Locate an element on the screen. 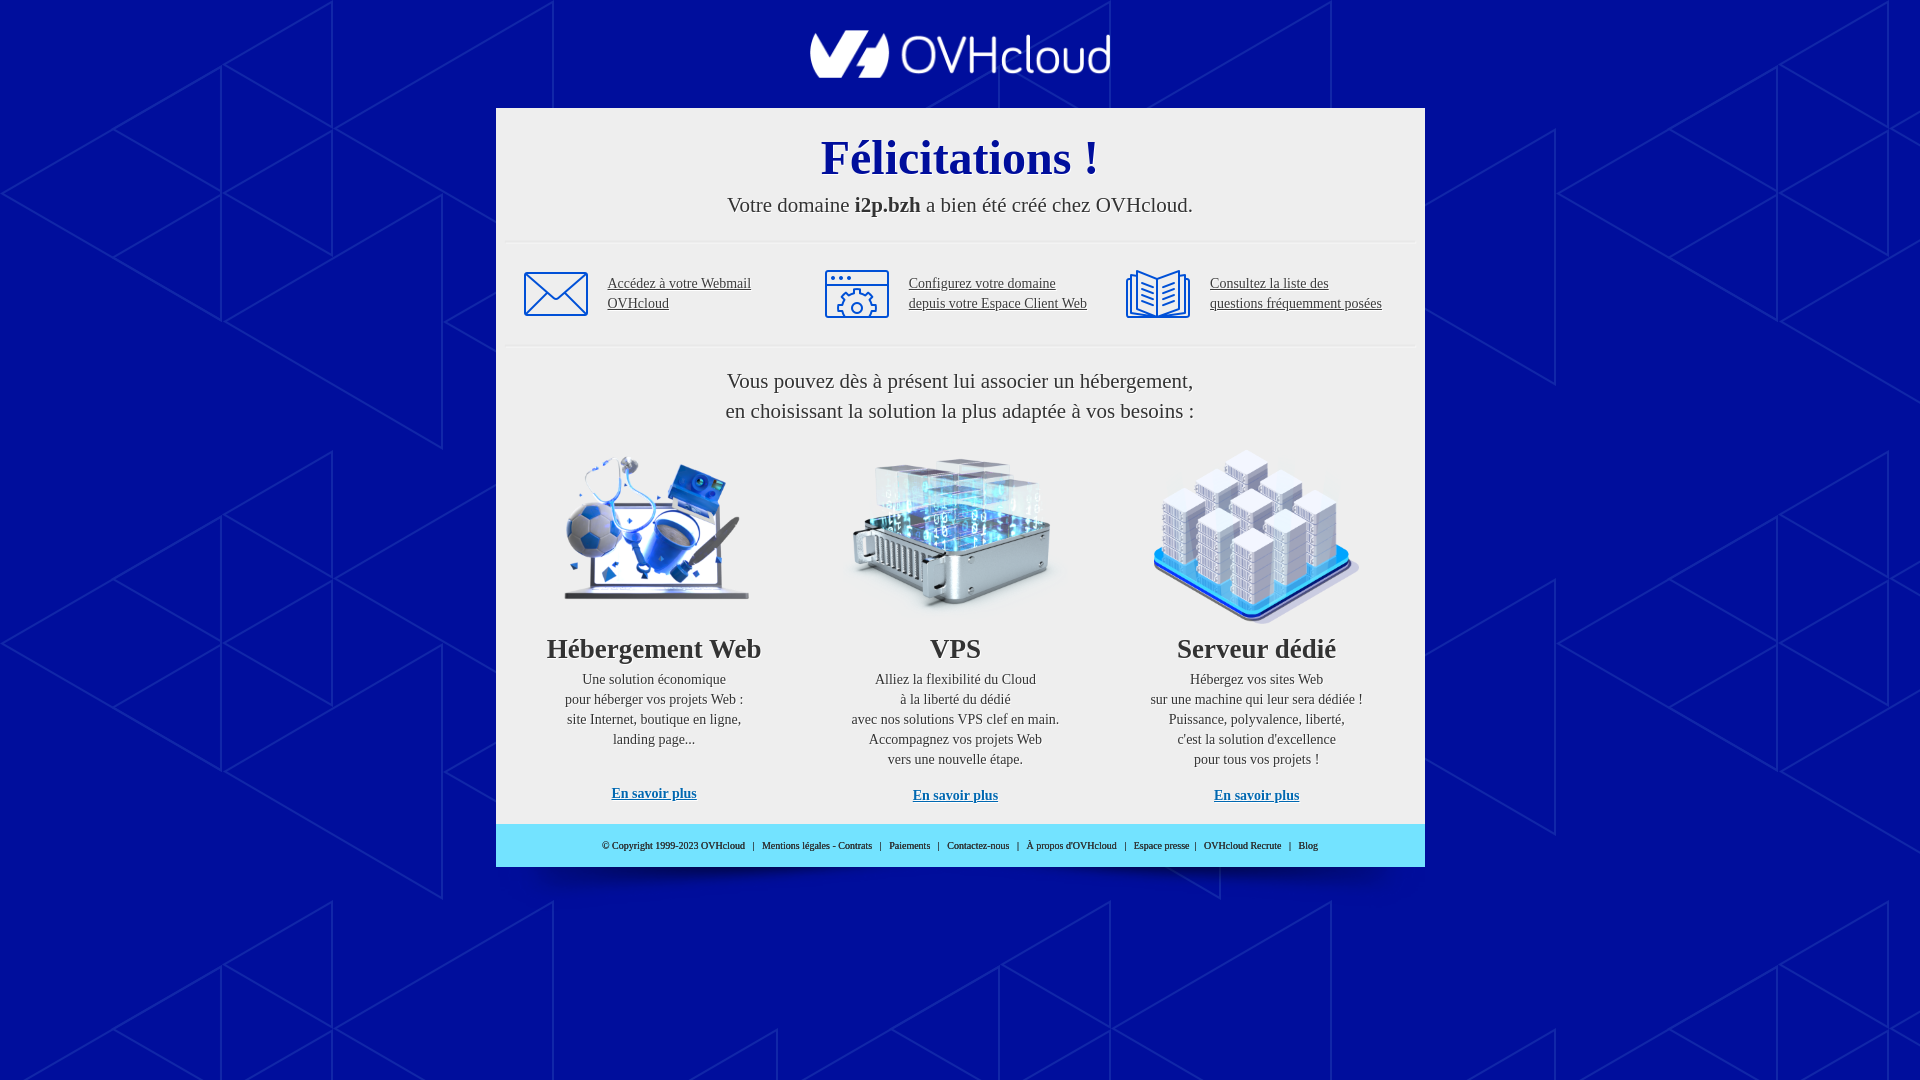 The height and width of the screenshot is (1080, 1920). 'En savoir plus' is located at coordinates (653, 792).